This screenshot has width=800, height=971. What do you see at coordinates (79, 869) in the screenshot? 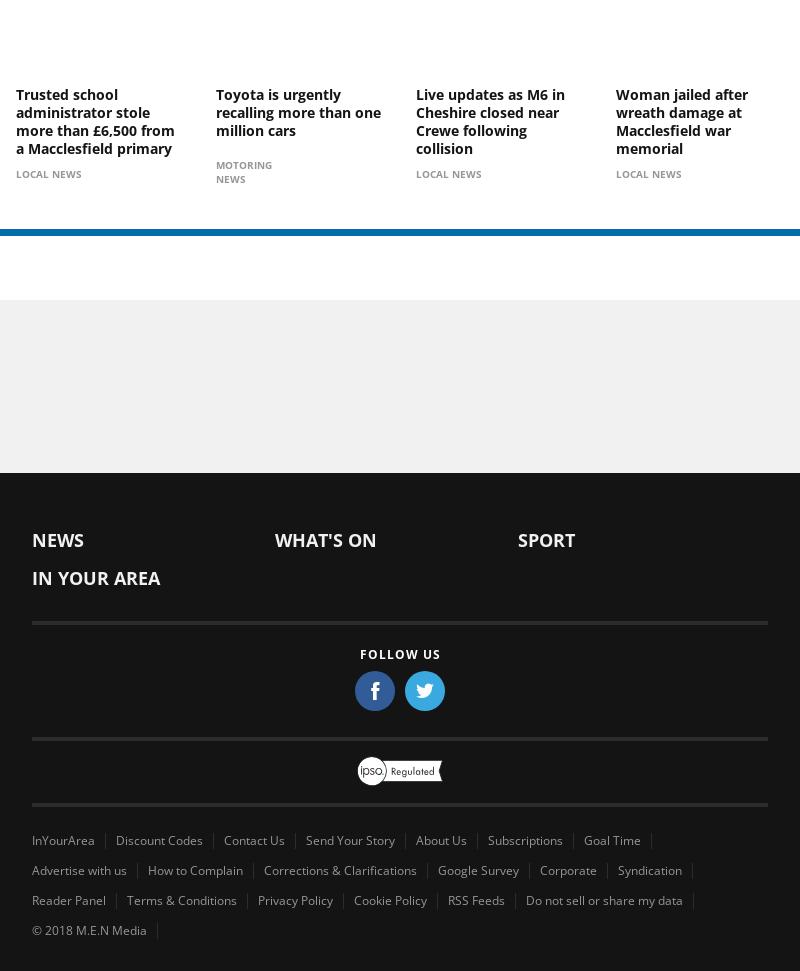
I see `'Advertise with us'` at bounding box center [79, 869].